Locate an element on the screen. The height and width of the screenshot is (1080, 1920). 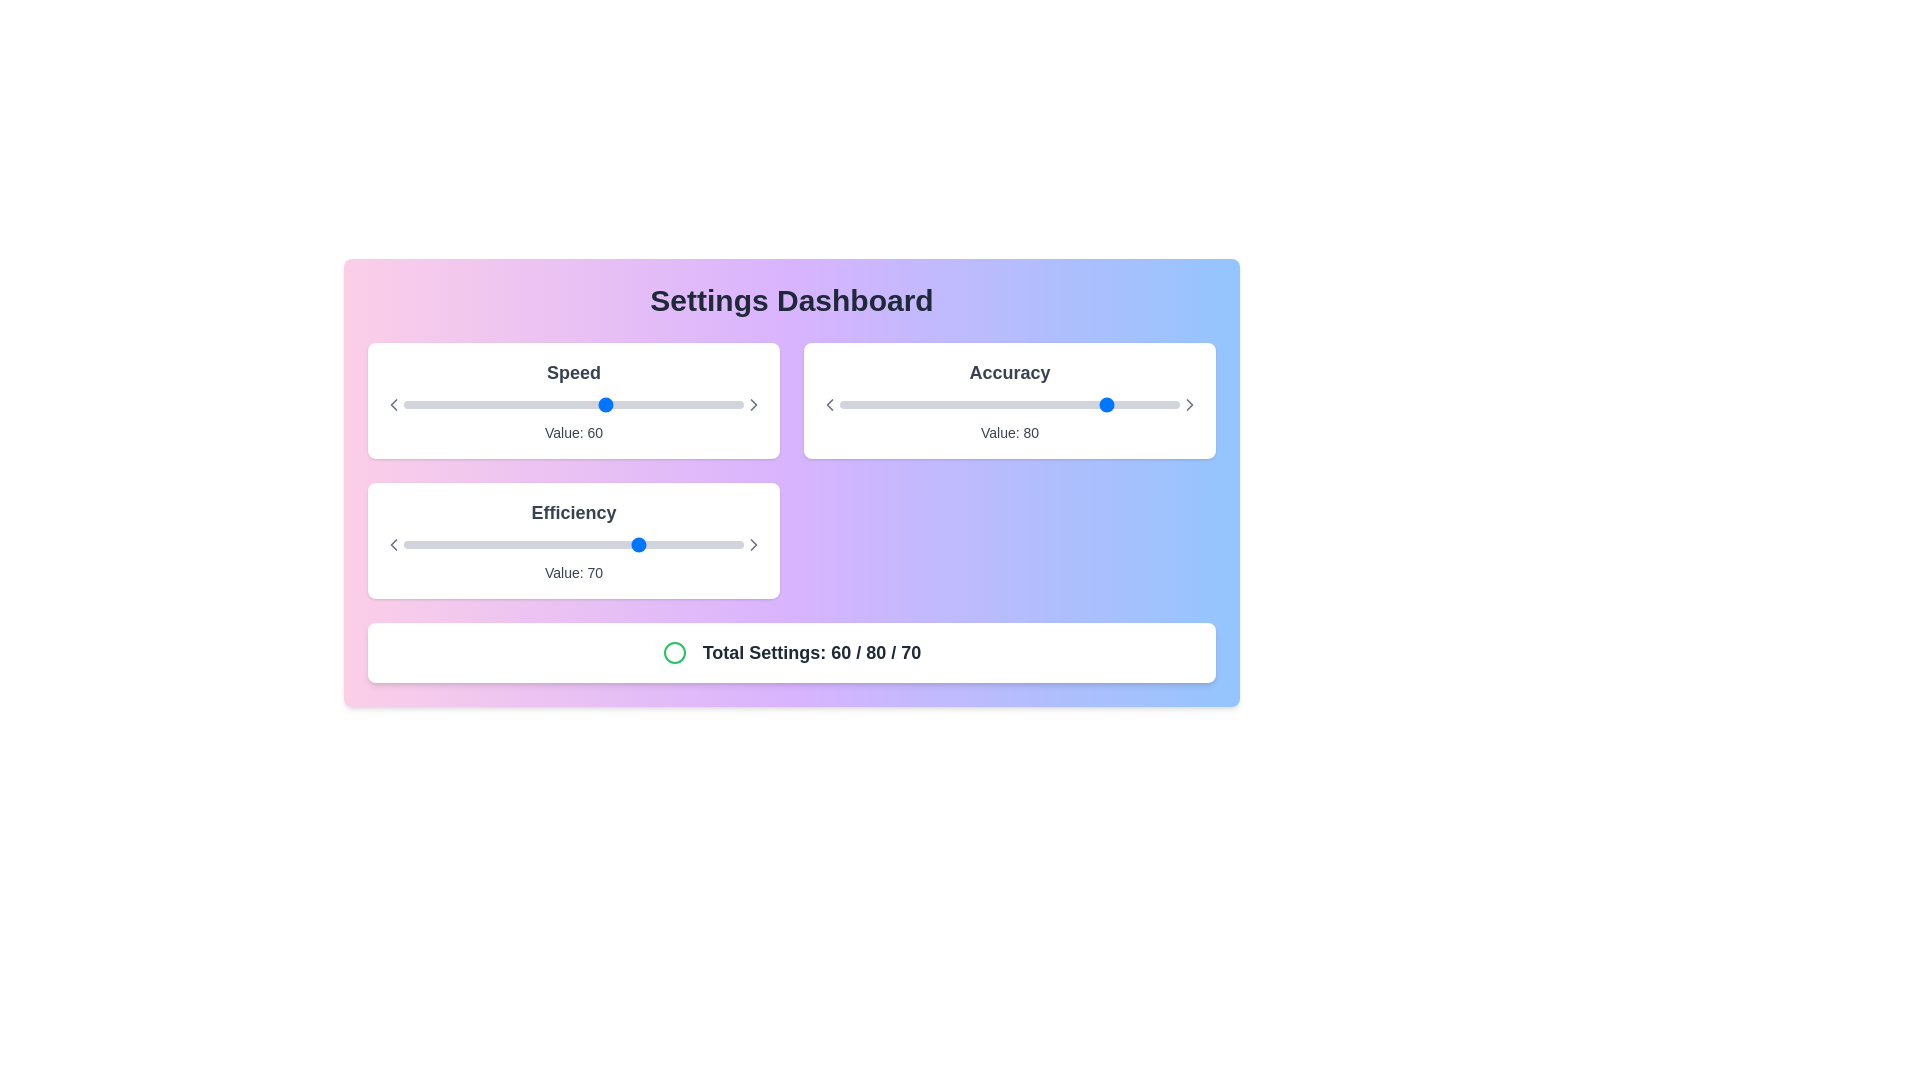
efficiency is located at coordinates (560, 544).